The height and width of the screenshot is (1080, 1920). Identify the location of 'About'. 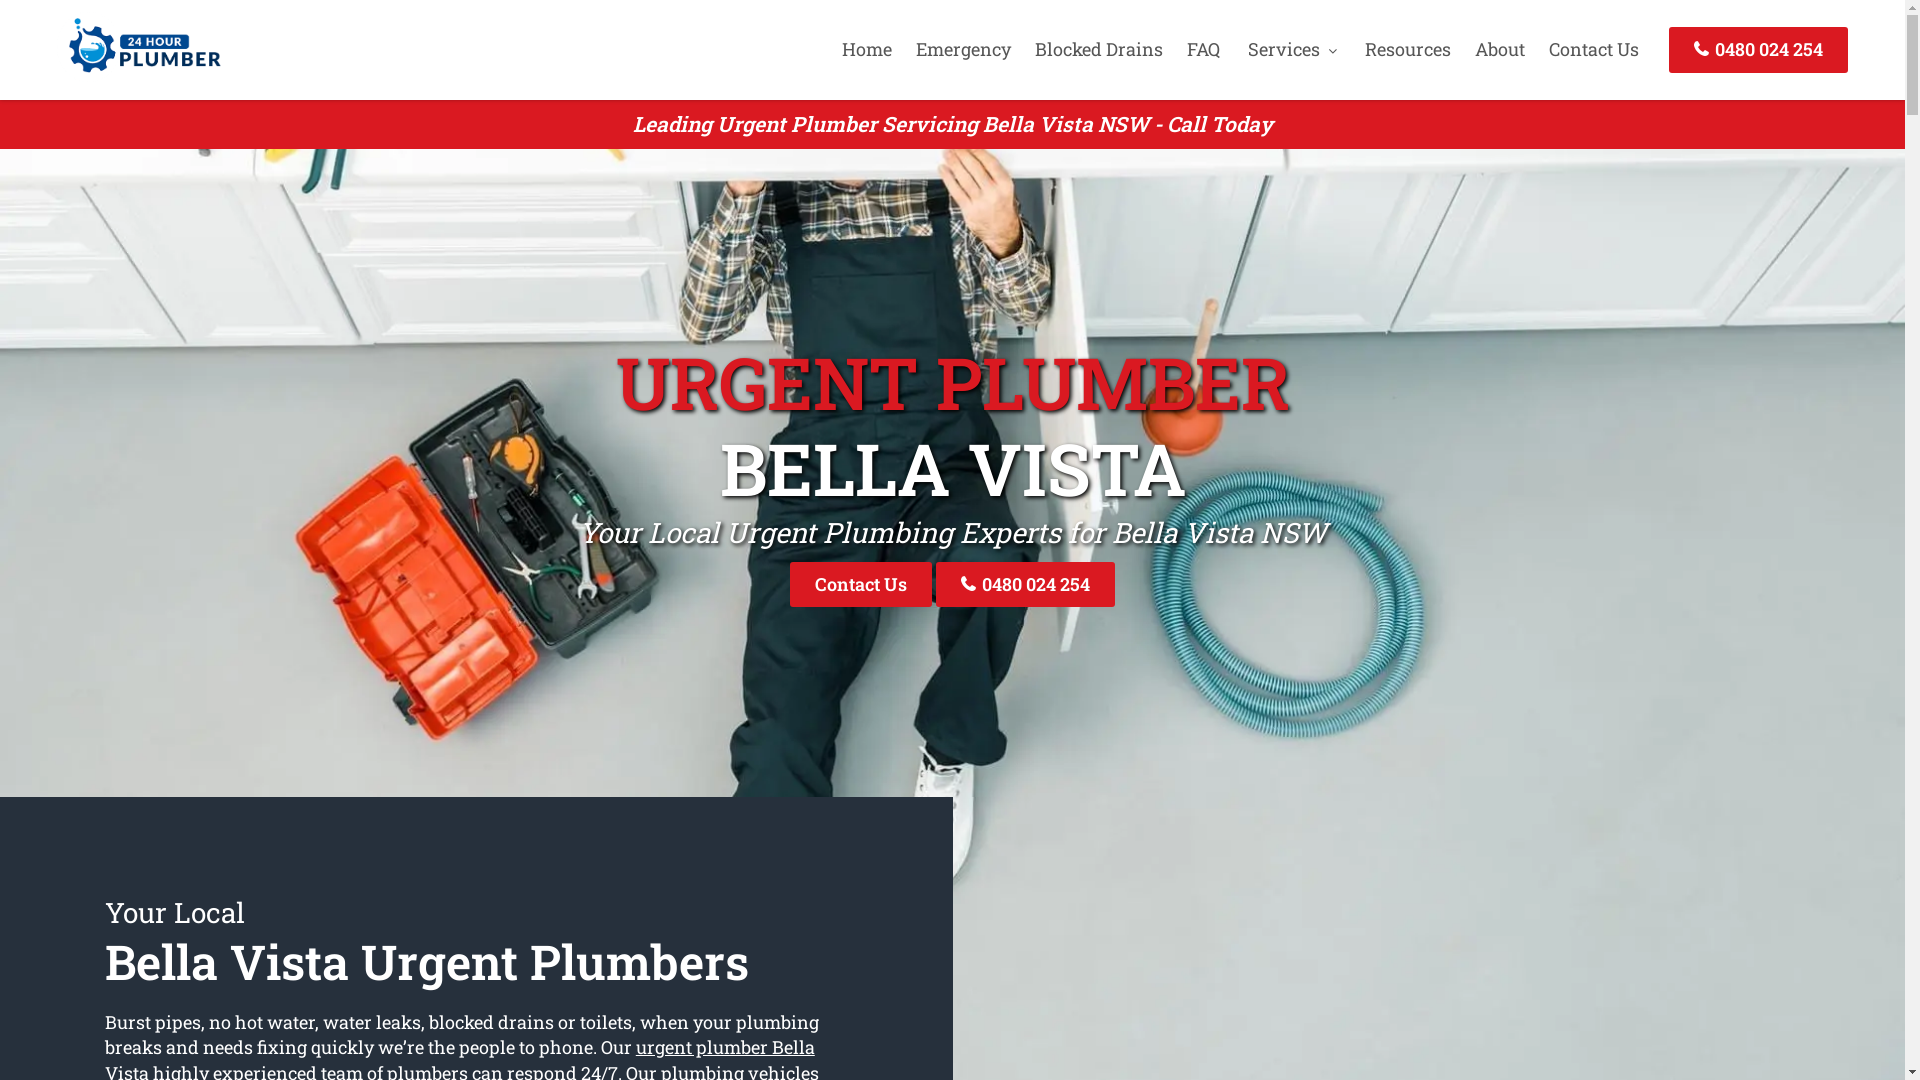
(1464, 48).